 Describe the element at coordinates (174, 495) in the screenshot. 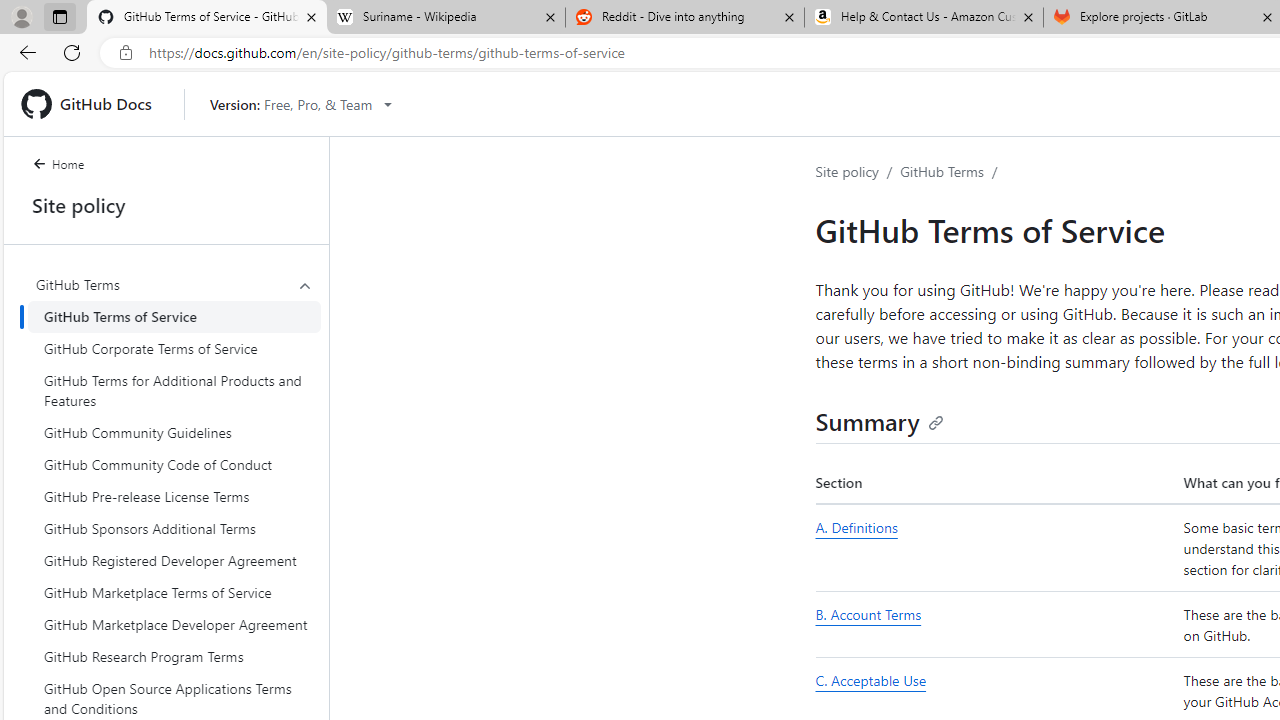

I see `'GitHub Pre-release License Terms'` at that location.